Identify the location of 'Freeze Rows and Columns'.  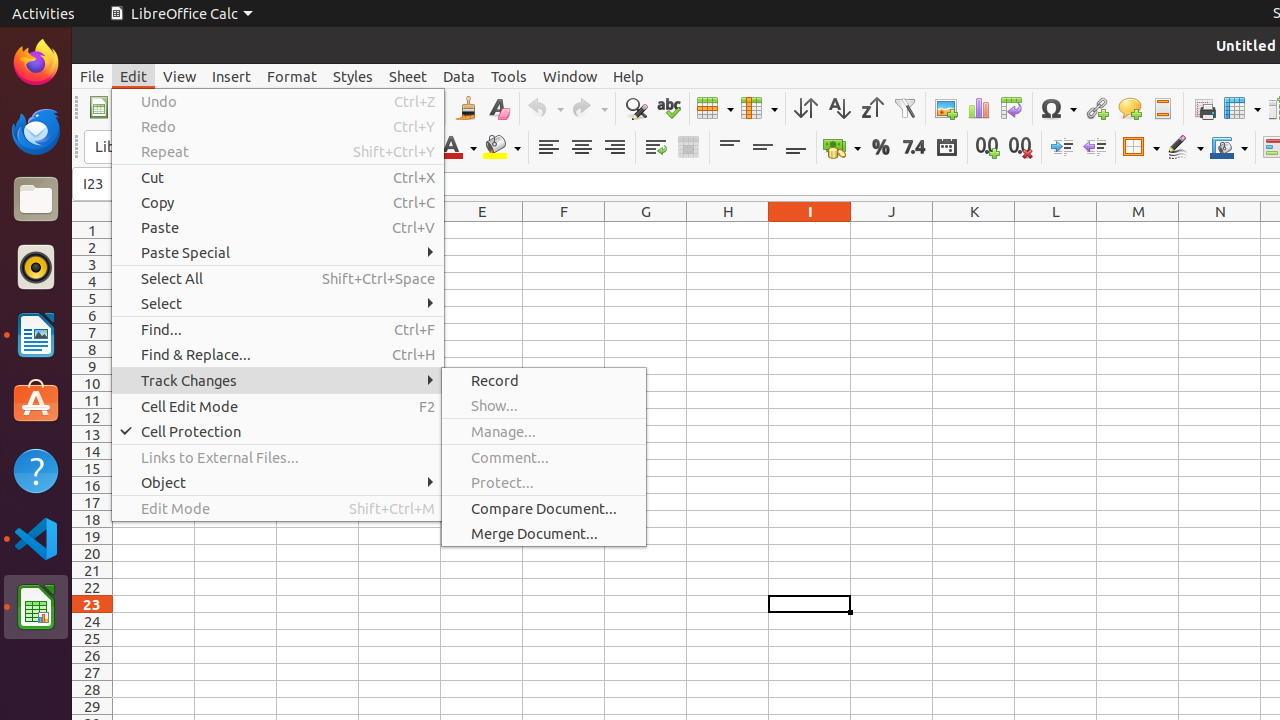
(1240, 108).